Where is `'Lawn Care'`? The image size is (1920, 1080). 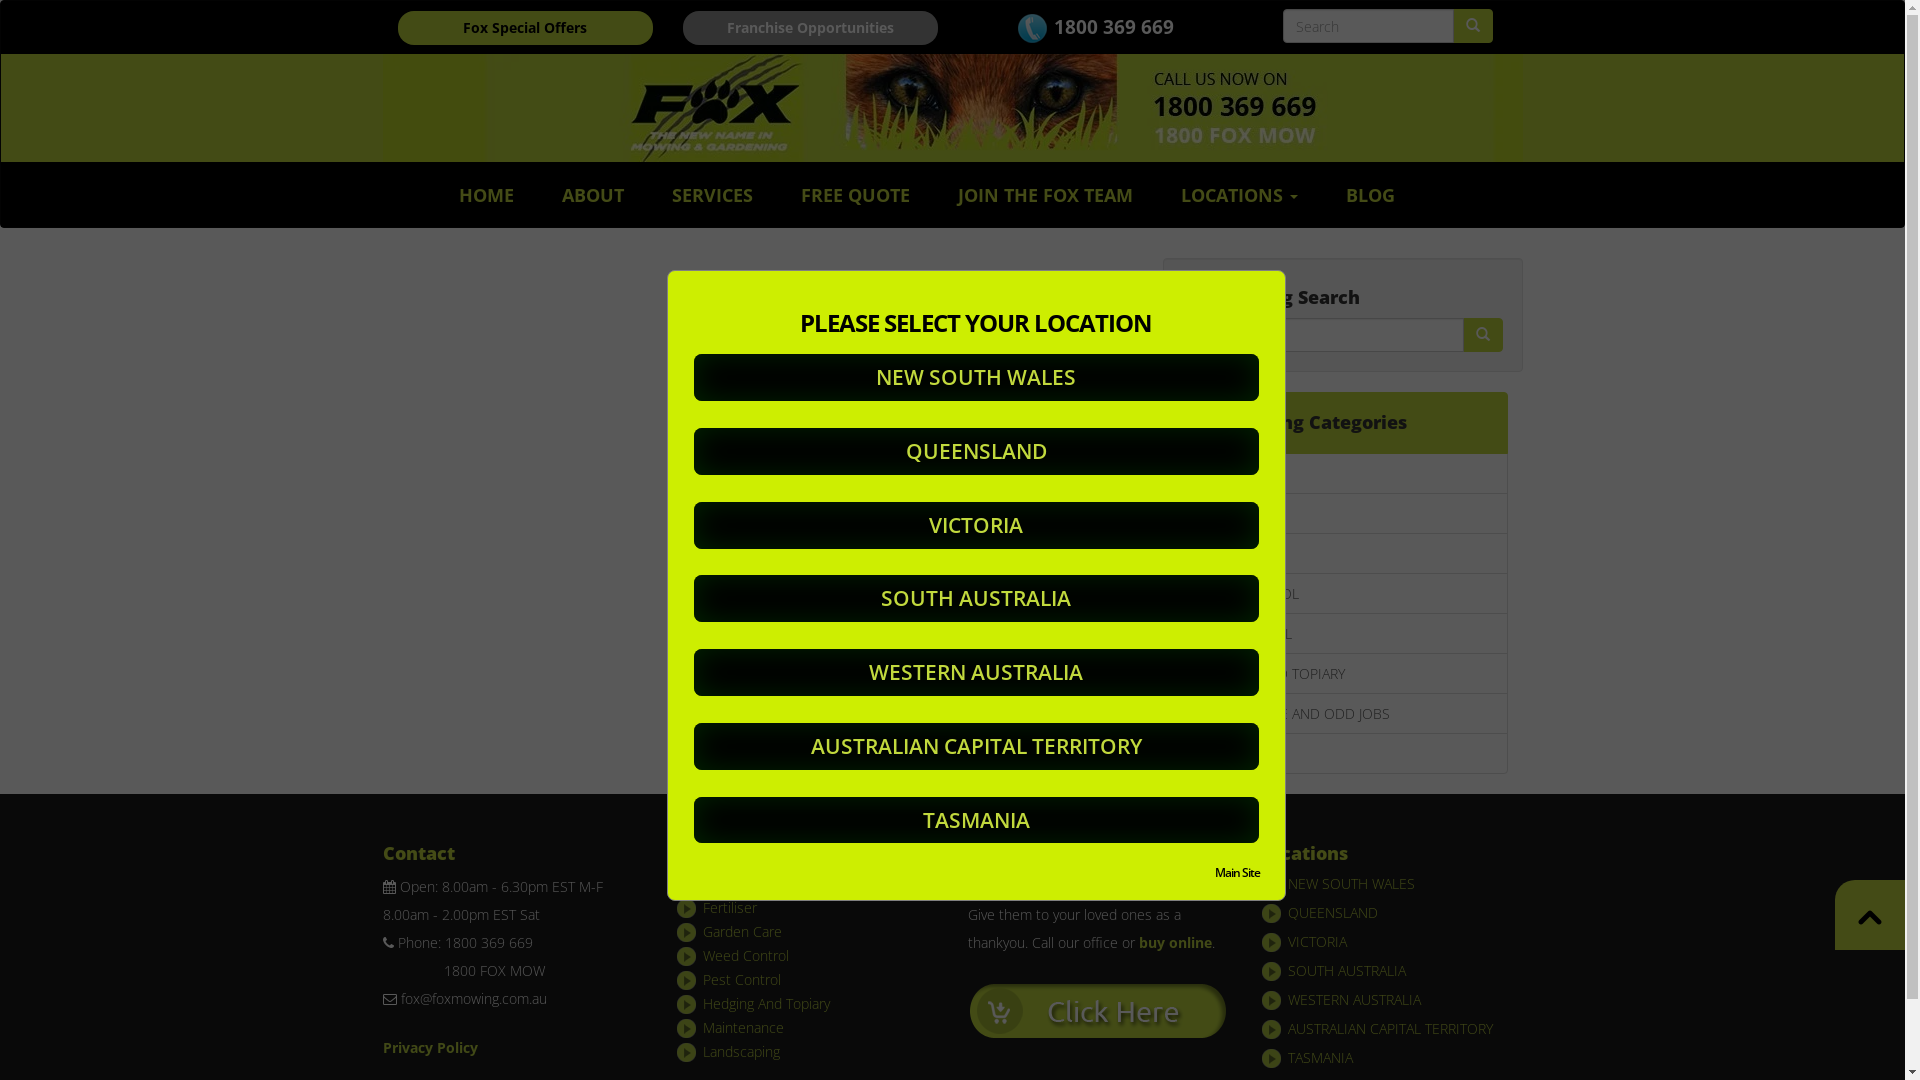
'Lawn Care' is located at coordinates (734, 882).